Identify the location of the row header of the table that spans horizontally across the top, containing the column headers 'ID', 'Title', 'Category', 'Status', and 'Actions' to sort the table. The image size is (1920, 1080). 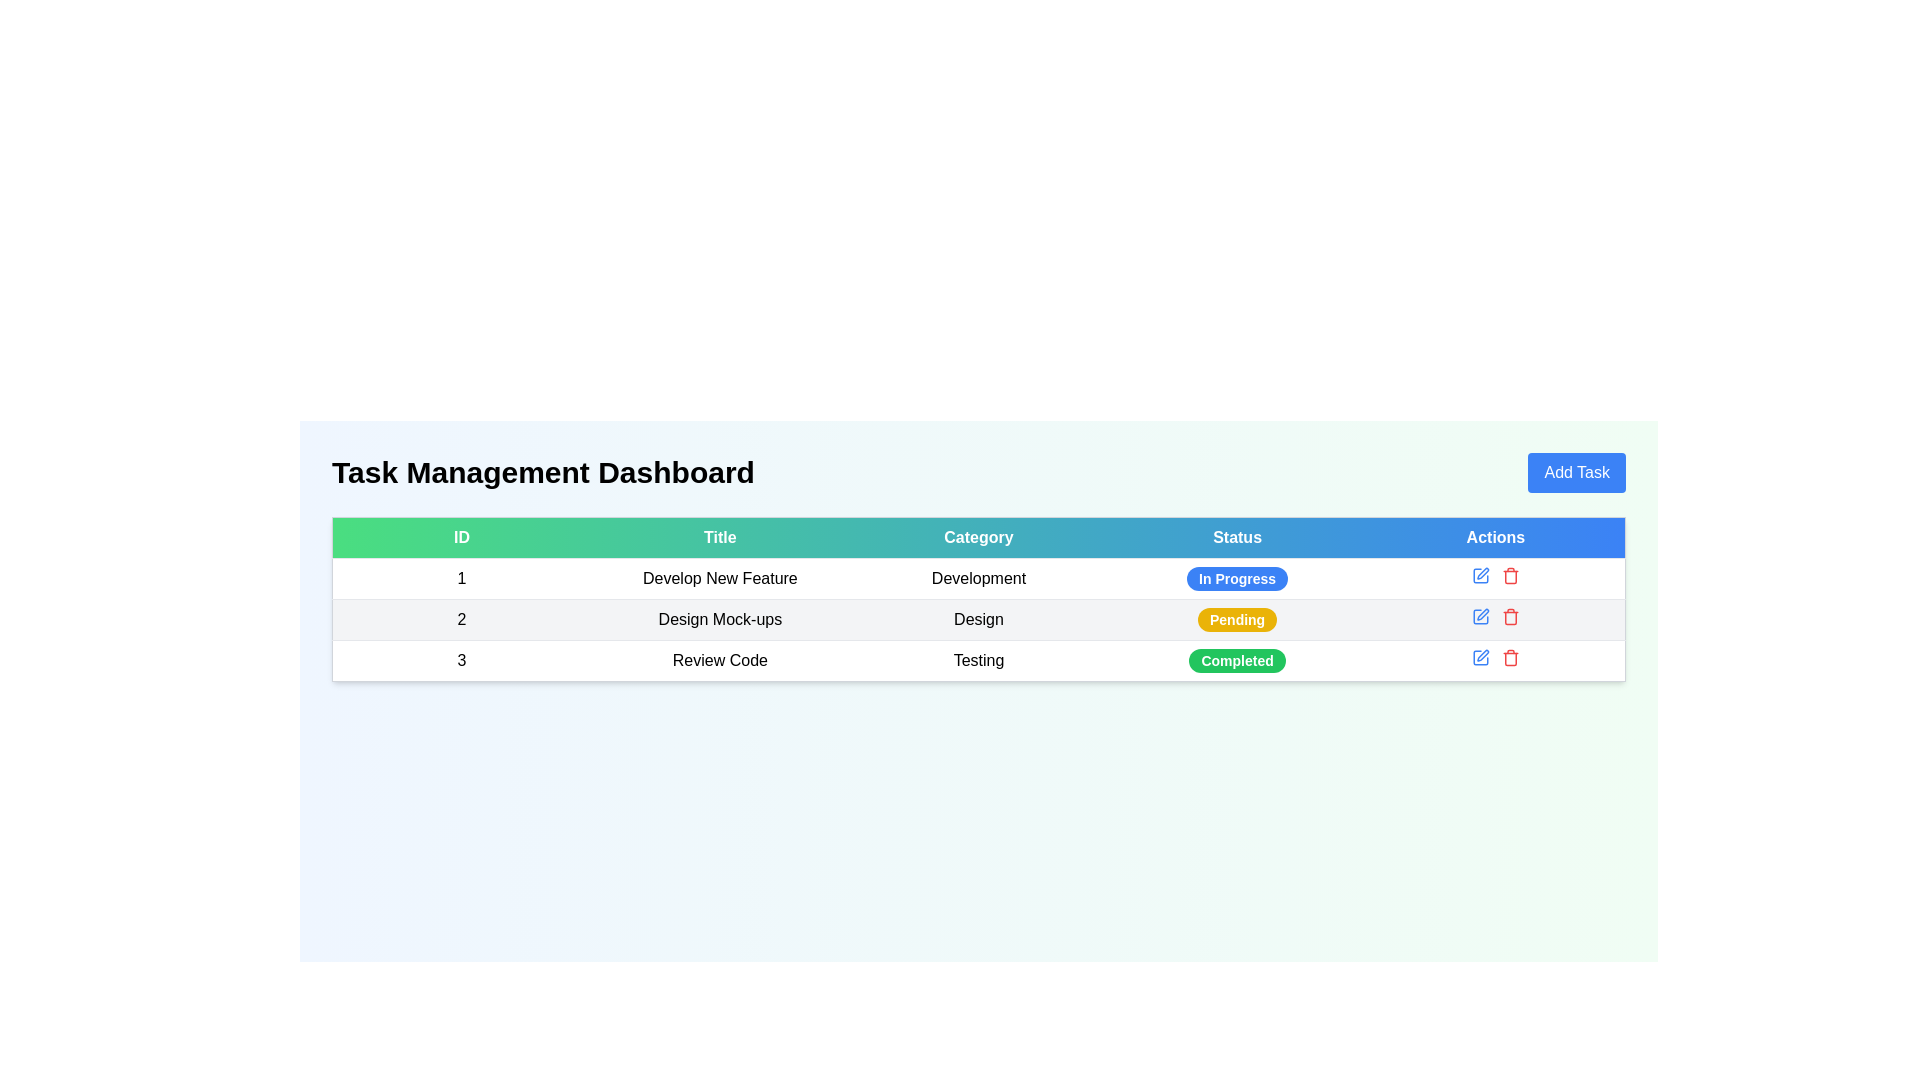
(979, 536).